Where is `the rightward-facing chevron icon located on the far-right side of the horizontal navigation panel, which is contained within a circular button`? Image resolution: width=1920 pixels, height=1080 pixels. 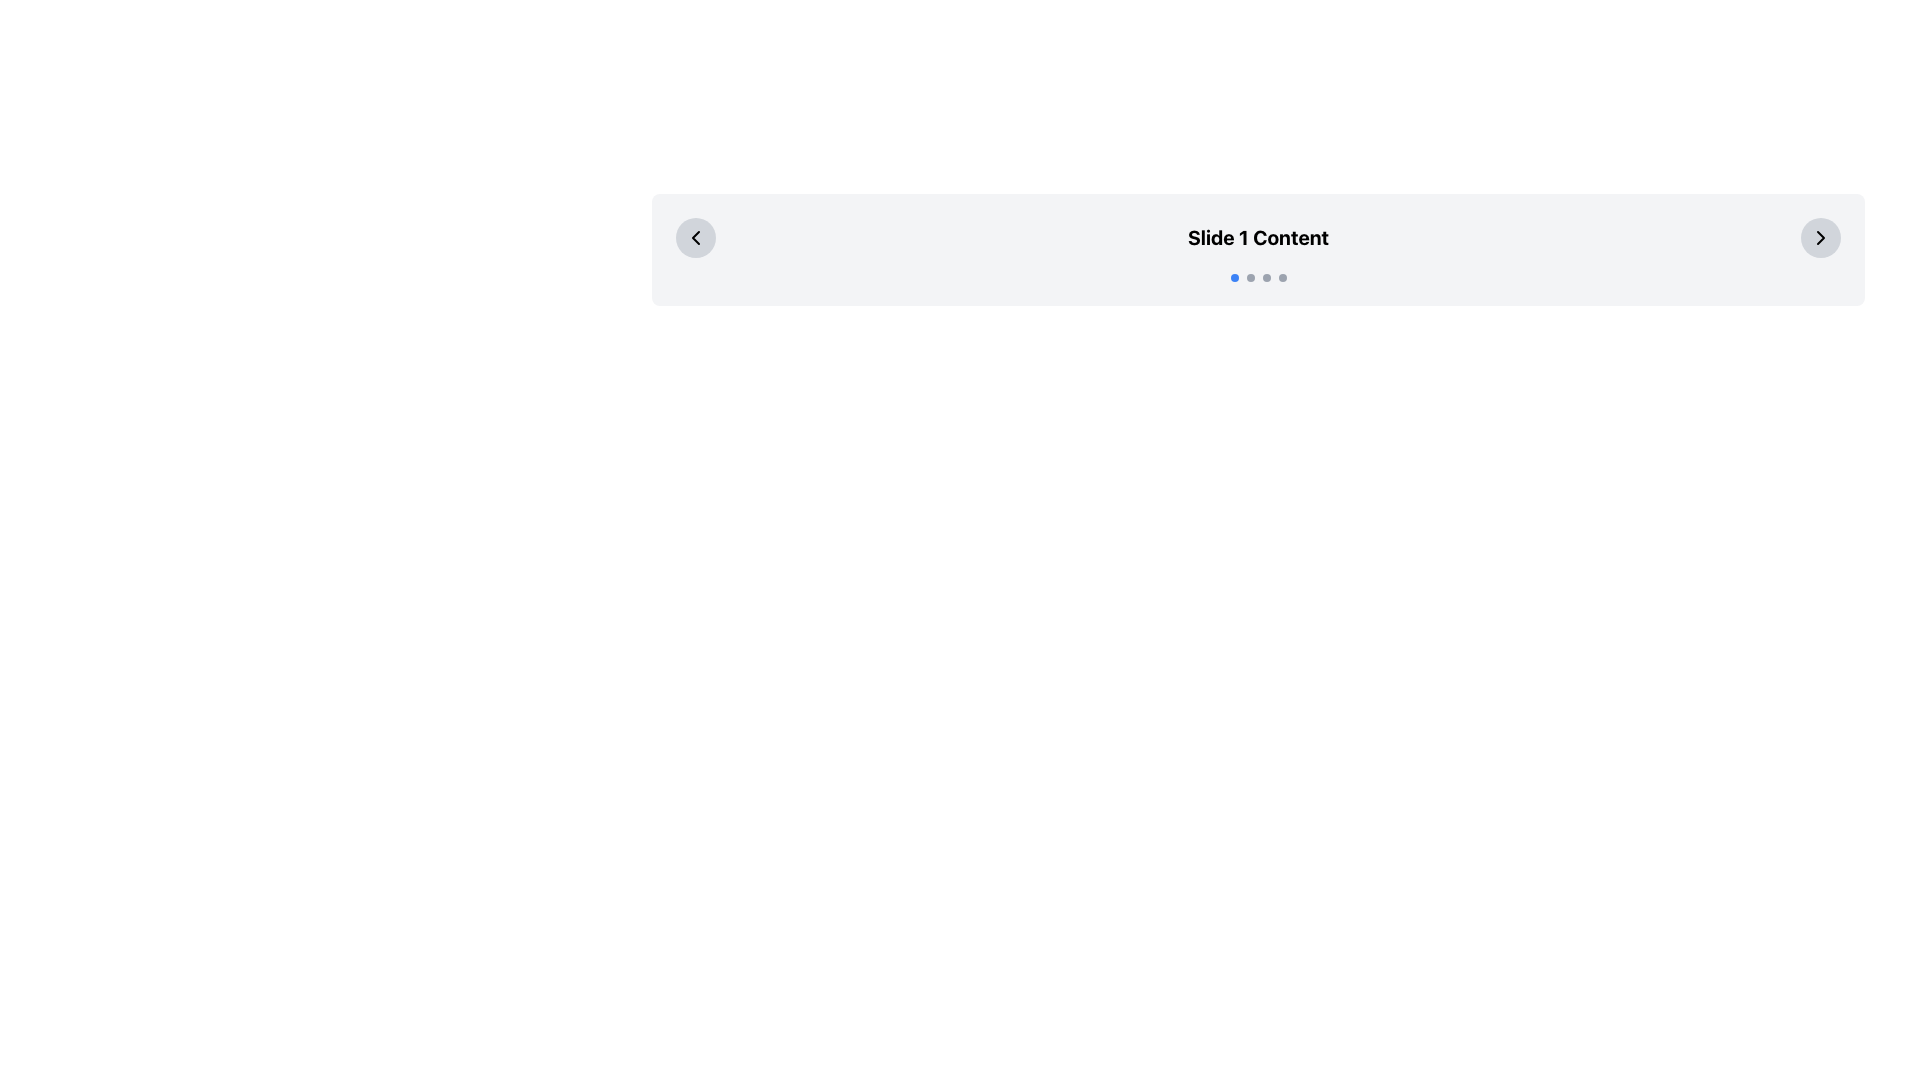 the rightward-facing chevron icon located on the far-right side of the horizontal navigation panel, which is contained within a circular button is located at coordinates (1820, 237).